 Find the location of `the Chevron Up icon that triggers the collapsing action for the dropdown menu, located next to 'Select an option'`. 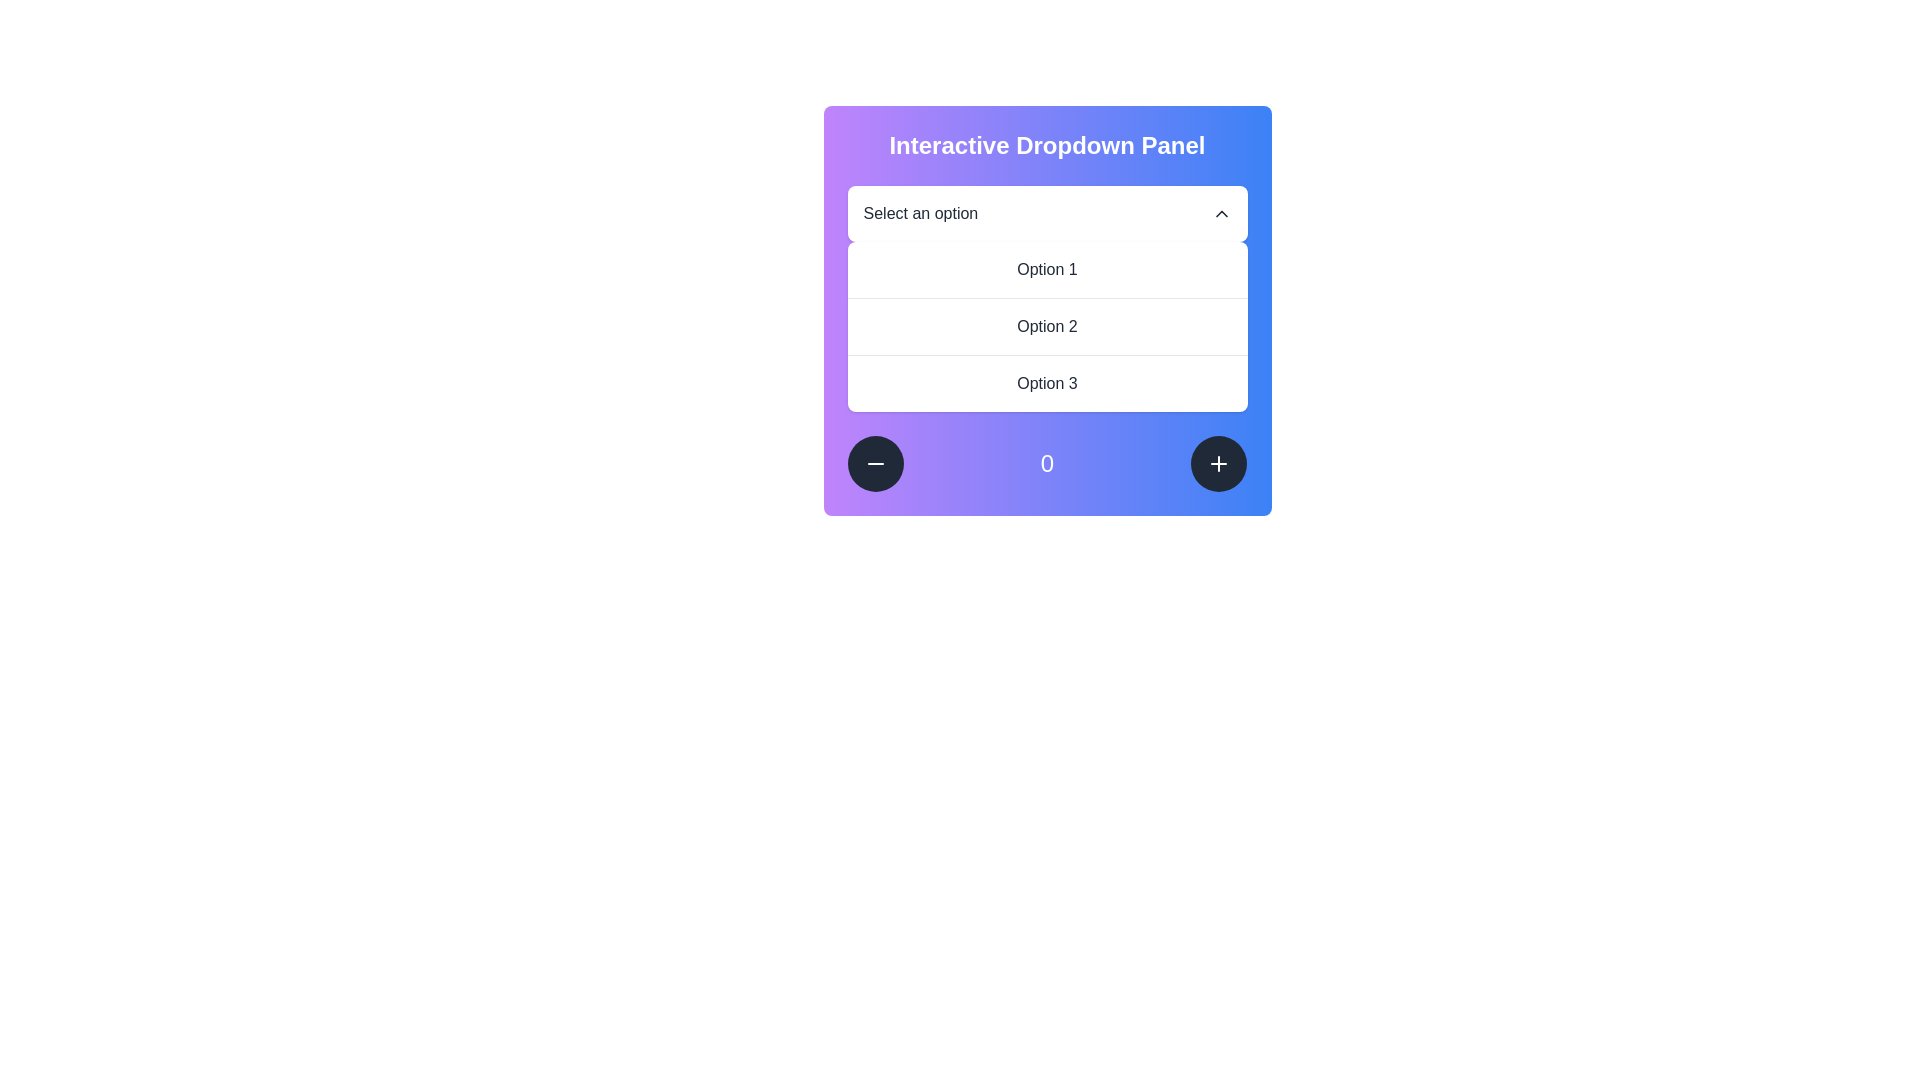

the Chevron Up icon that triggers the collapsing action for the dropdown menu, located next to 'Select an option' is located at coordinates (1220, 213).